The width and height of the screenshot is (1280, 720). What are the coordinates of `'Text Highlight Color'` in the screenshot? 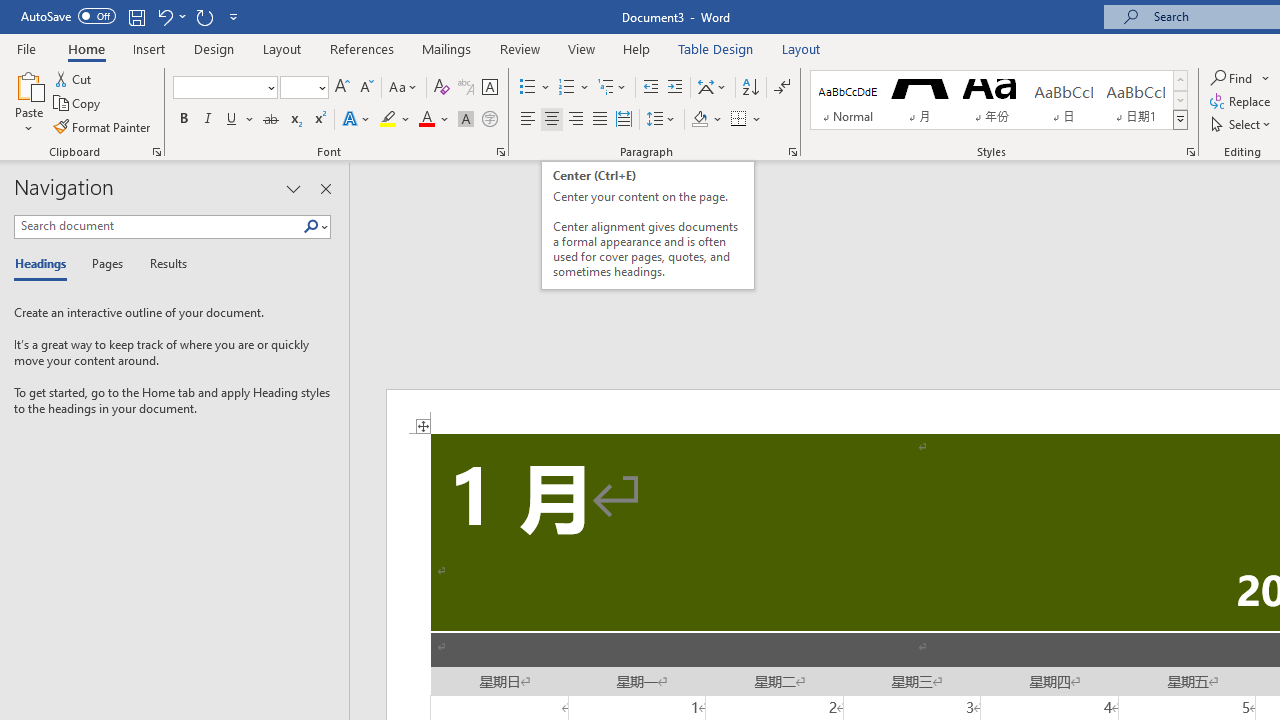 It's located at (395, 119).